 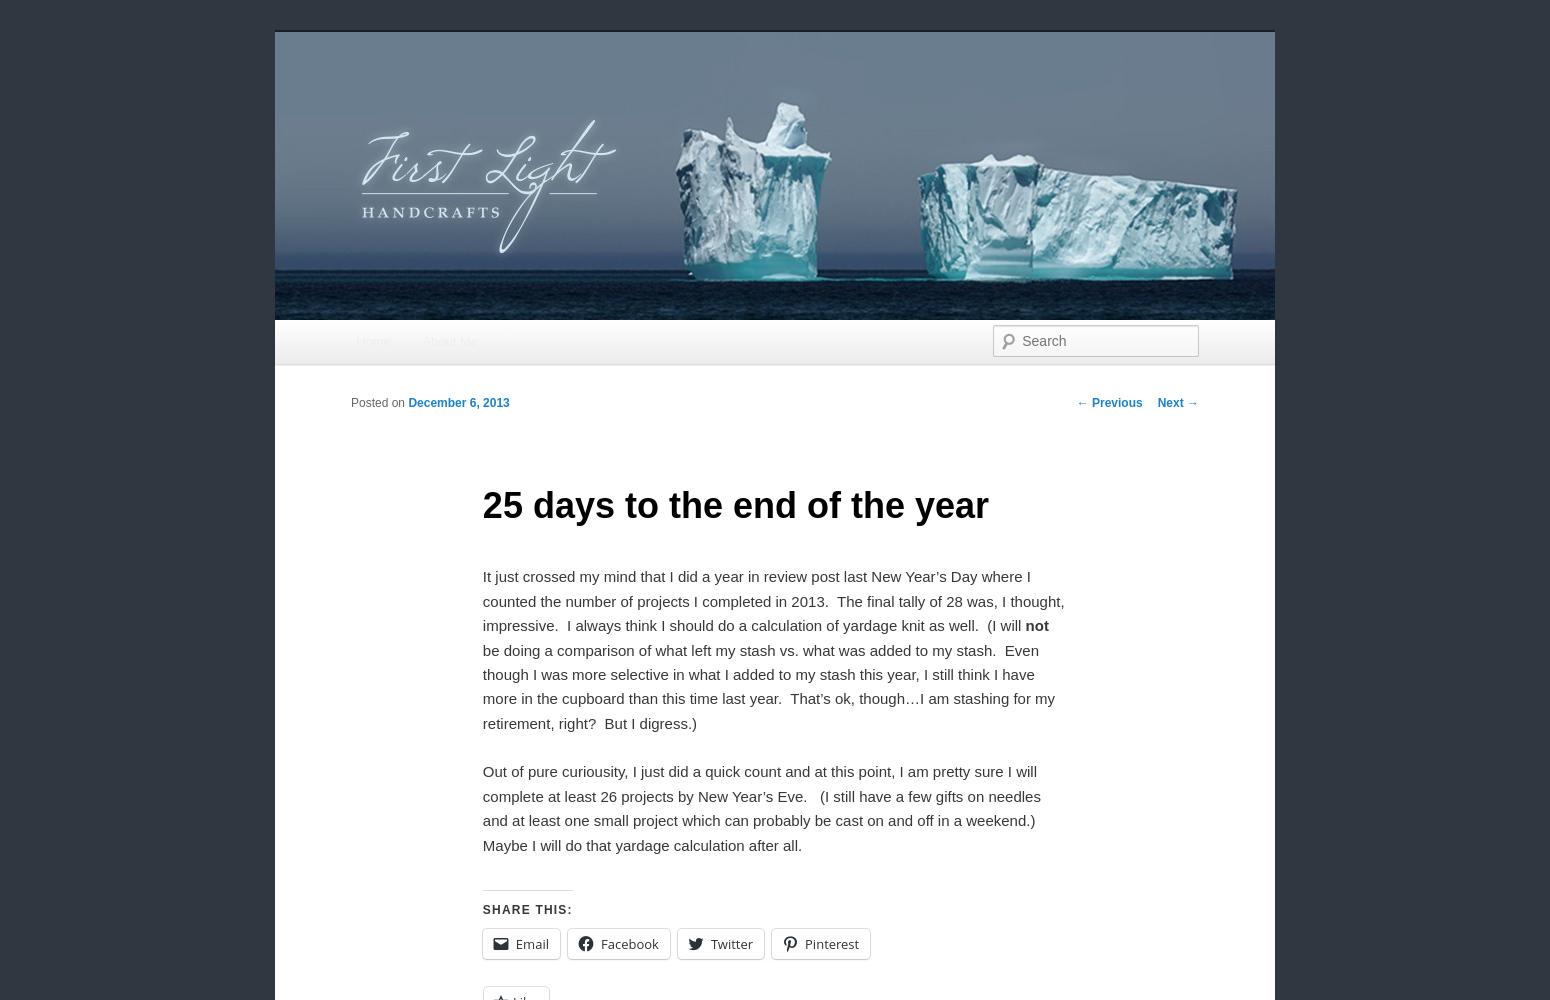 I want to click on 'Pinterest', so click(x=831, y=943).